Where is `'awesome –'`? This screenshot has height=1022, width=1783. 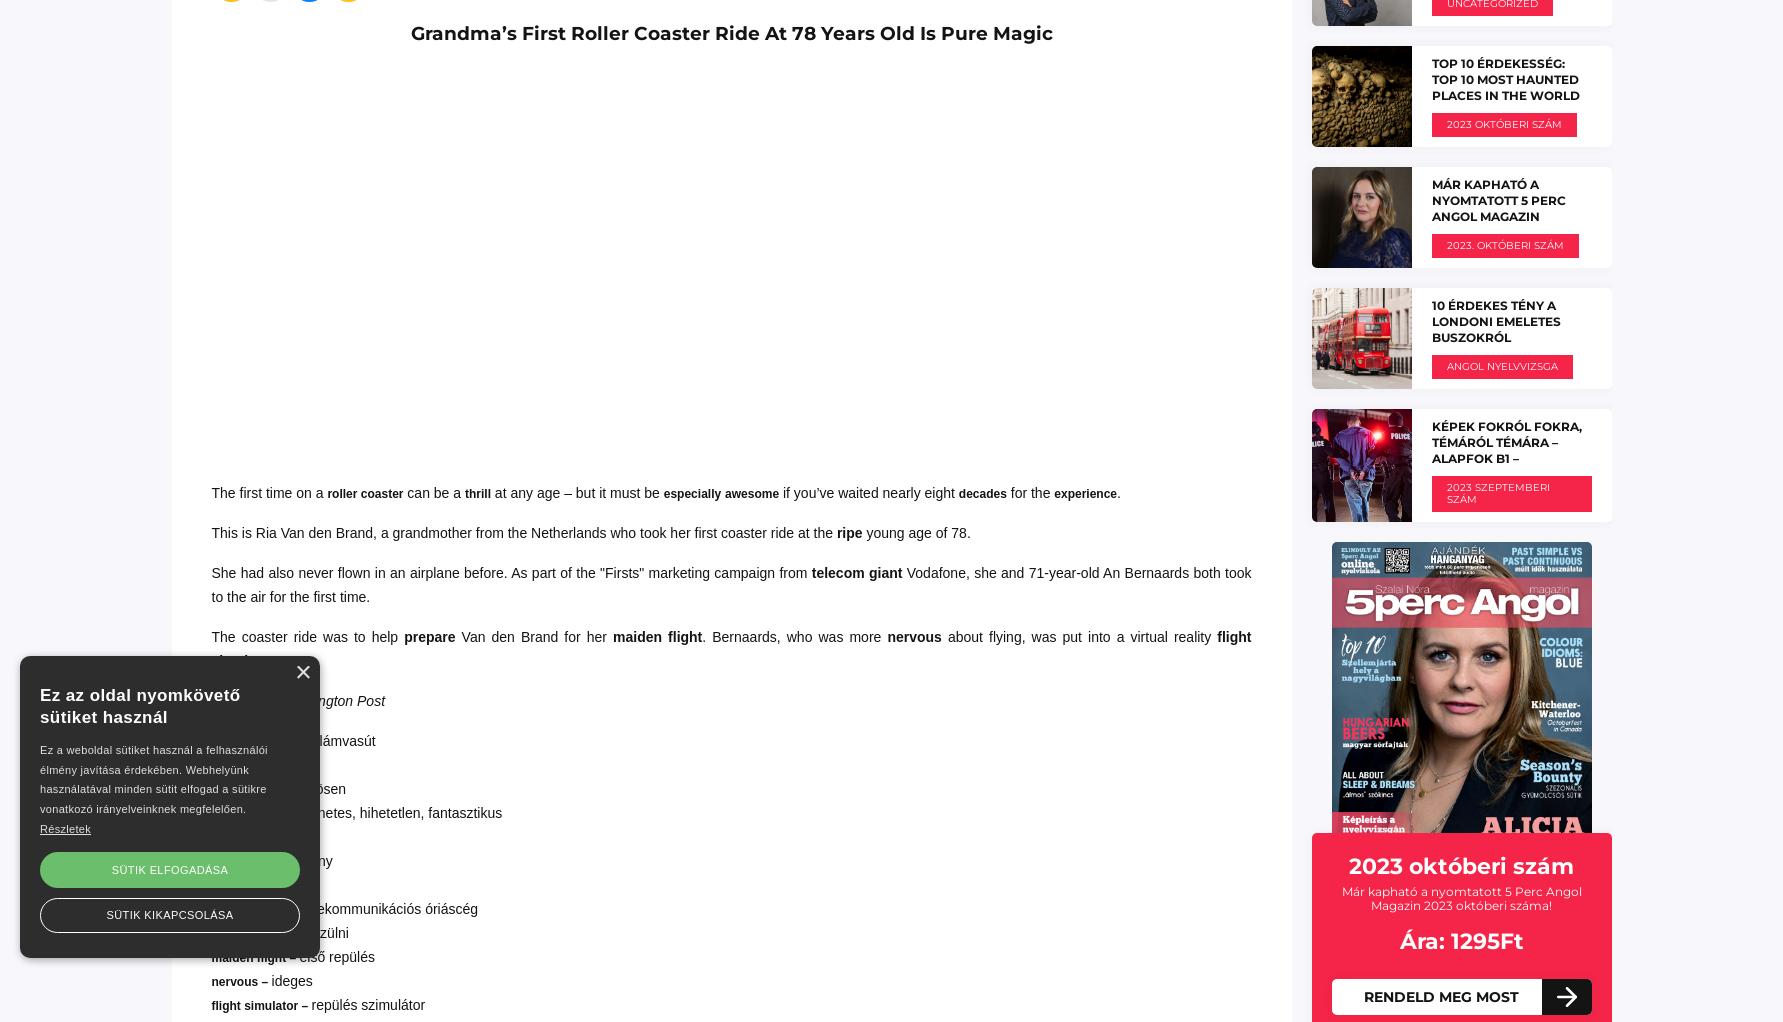 'awesome –' is located at coordinates (244, 812).